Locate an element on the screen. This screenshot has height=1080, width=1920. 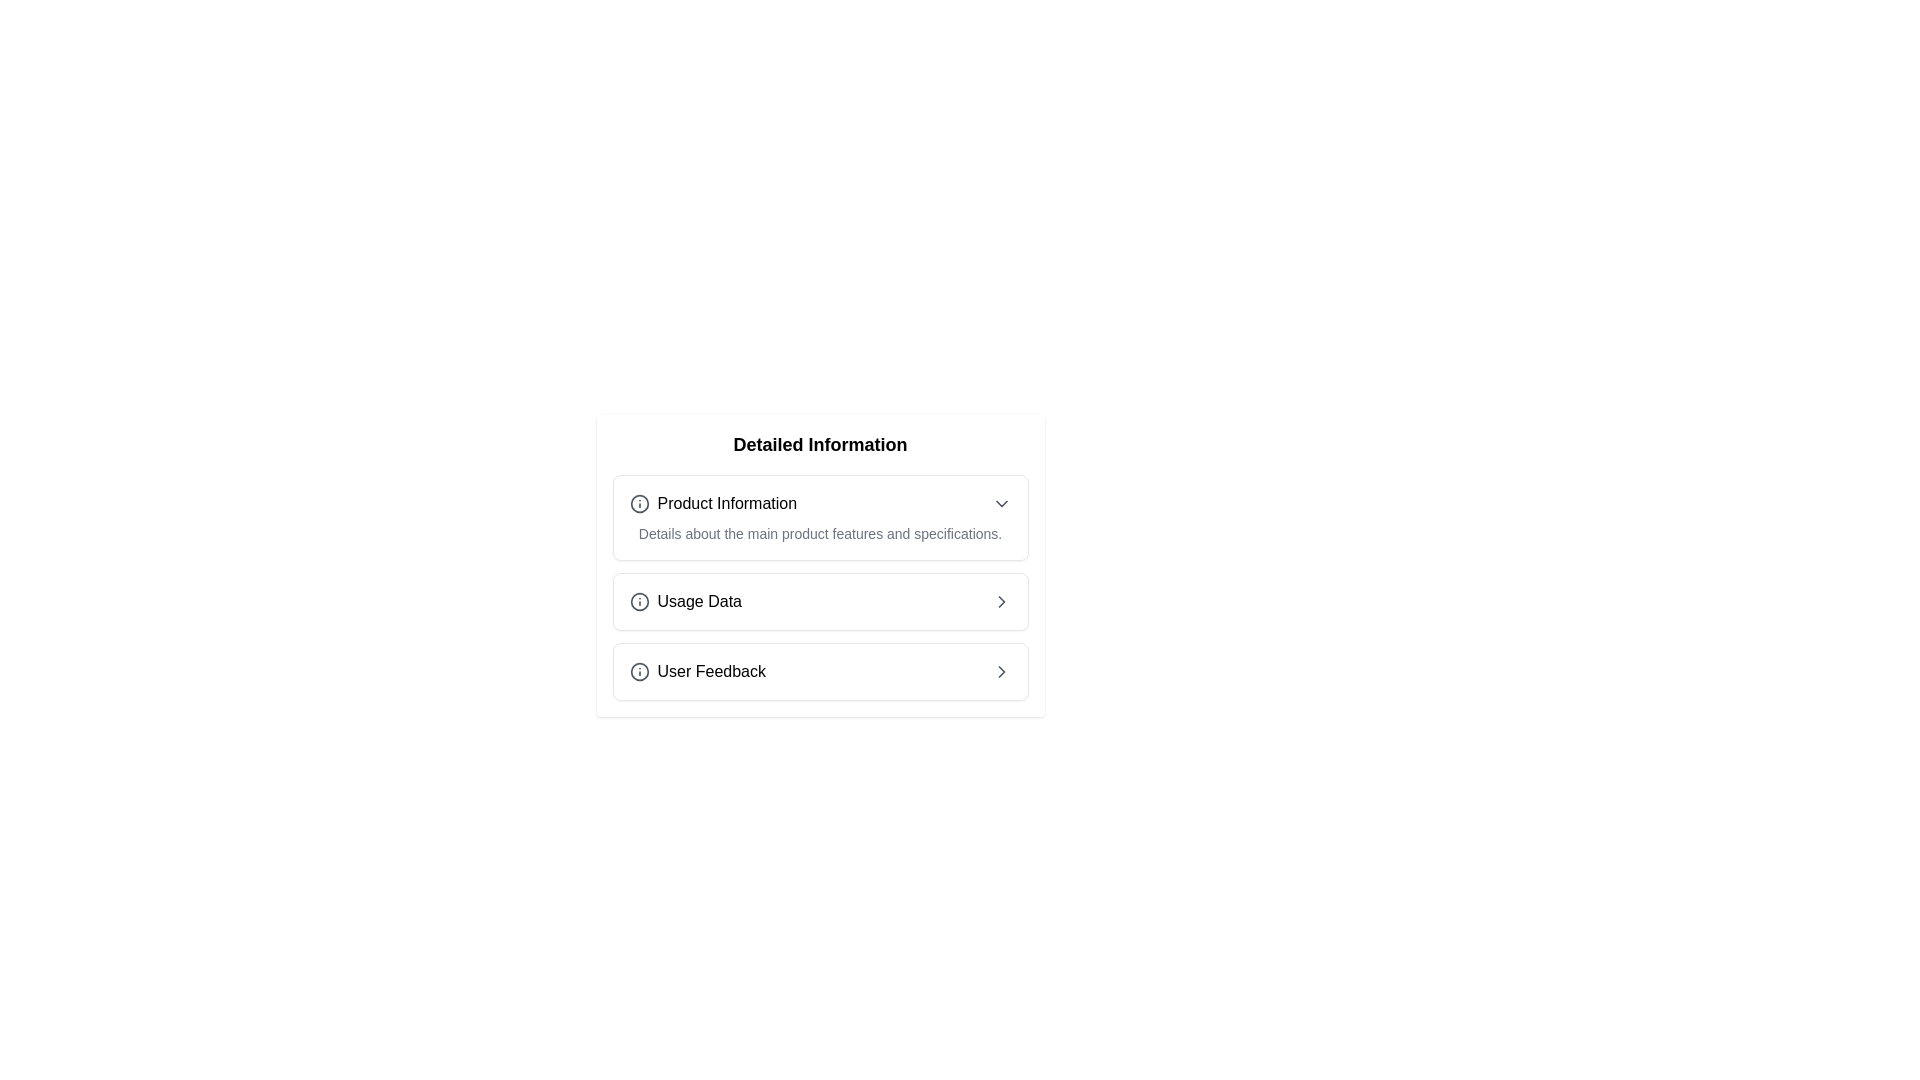
the 'Usage Data' navigation item, which consists of a text label and an icon is located at coordinates (685, 600).